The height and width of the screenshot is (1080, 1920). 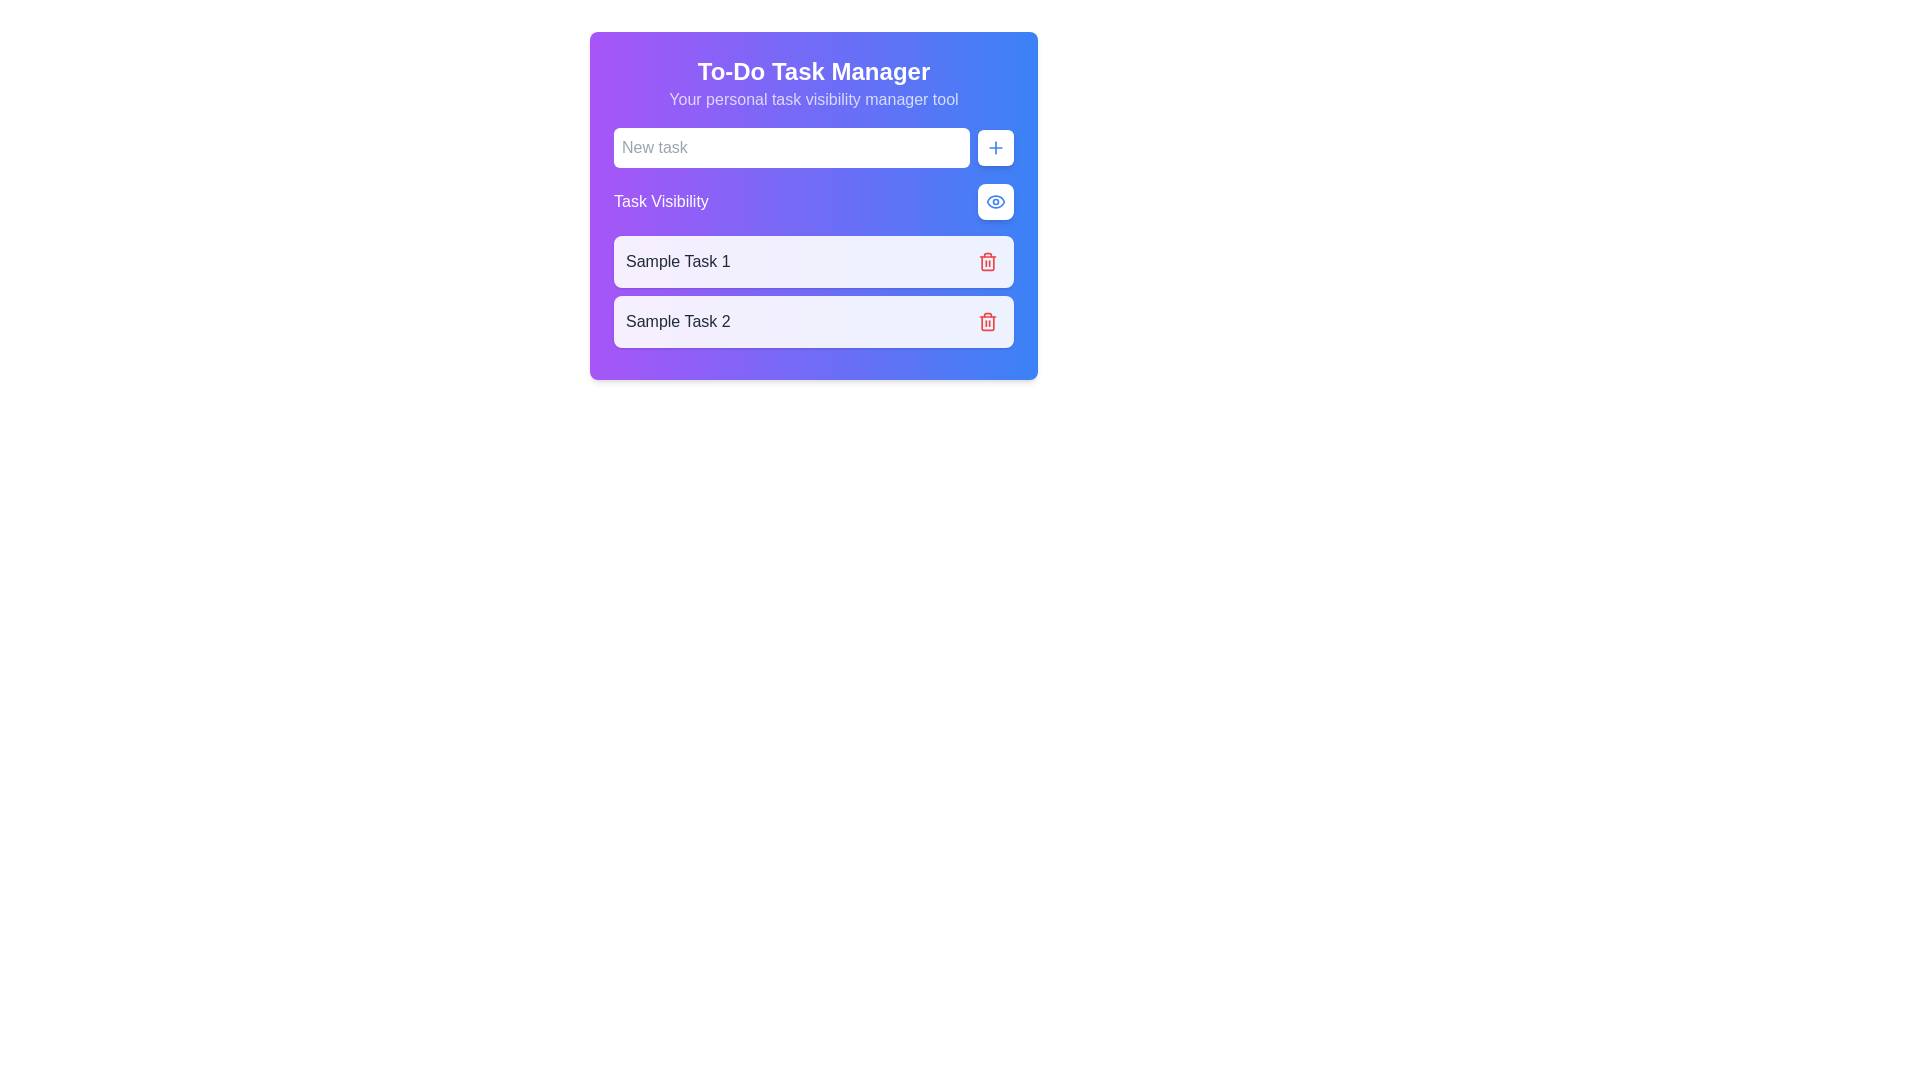 What do you see at coordinates (988, 320) in the screenshot?
I see `the red trash bin icon button located in the 'Sample Task 2' section` at bounding box center [988, 320].